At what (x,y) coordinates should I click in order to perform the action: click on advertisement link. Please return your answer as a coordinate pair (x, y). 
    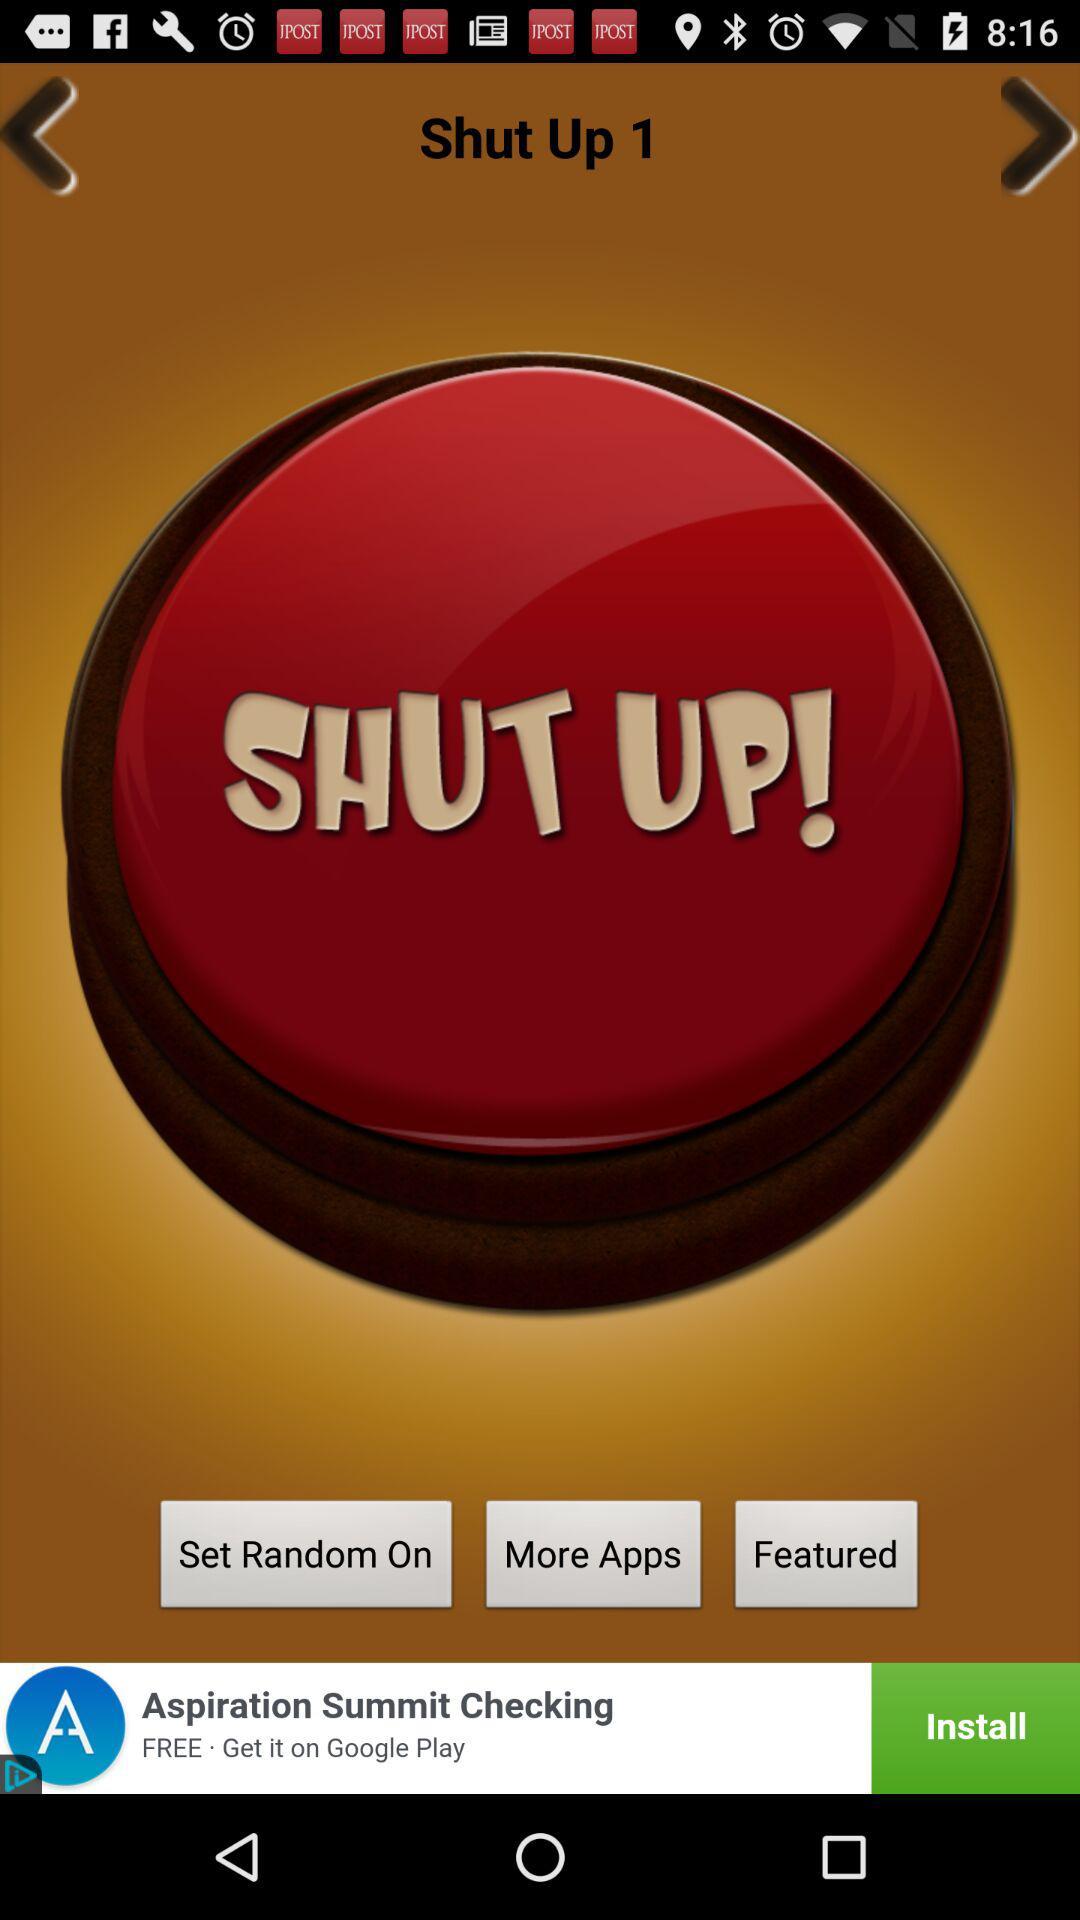
    Looking at the image, I should click on (540, 1727).